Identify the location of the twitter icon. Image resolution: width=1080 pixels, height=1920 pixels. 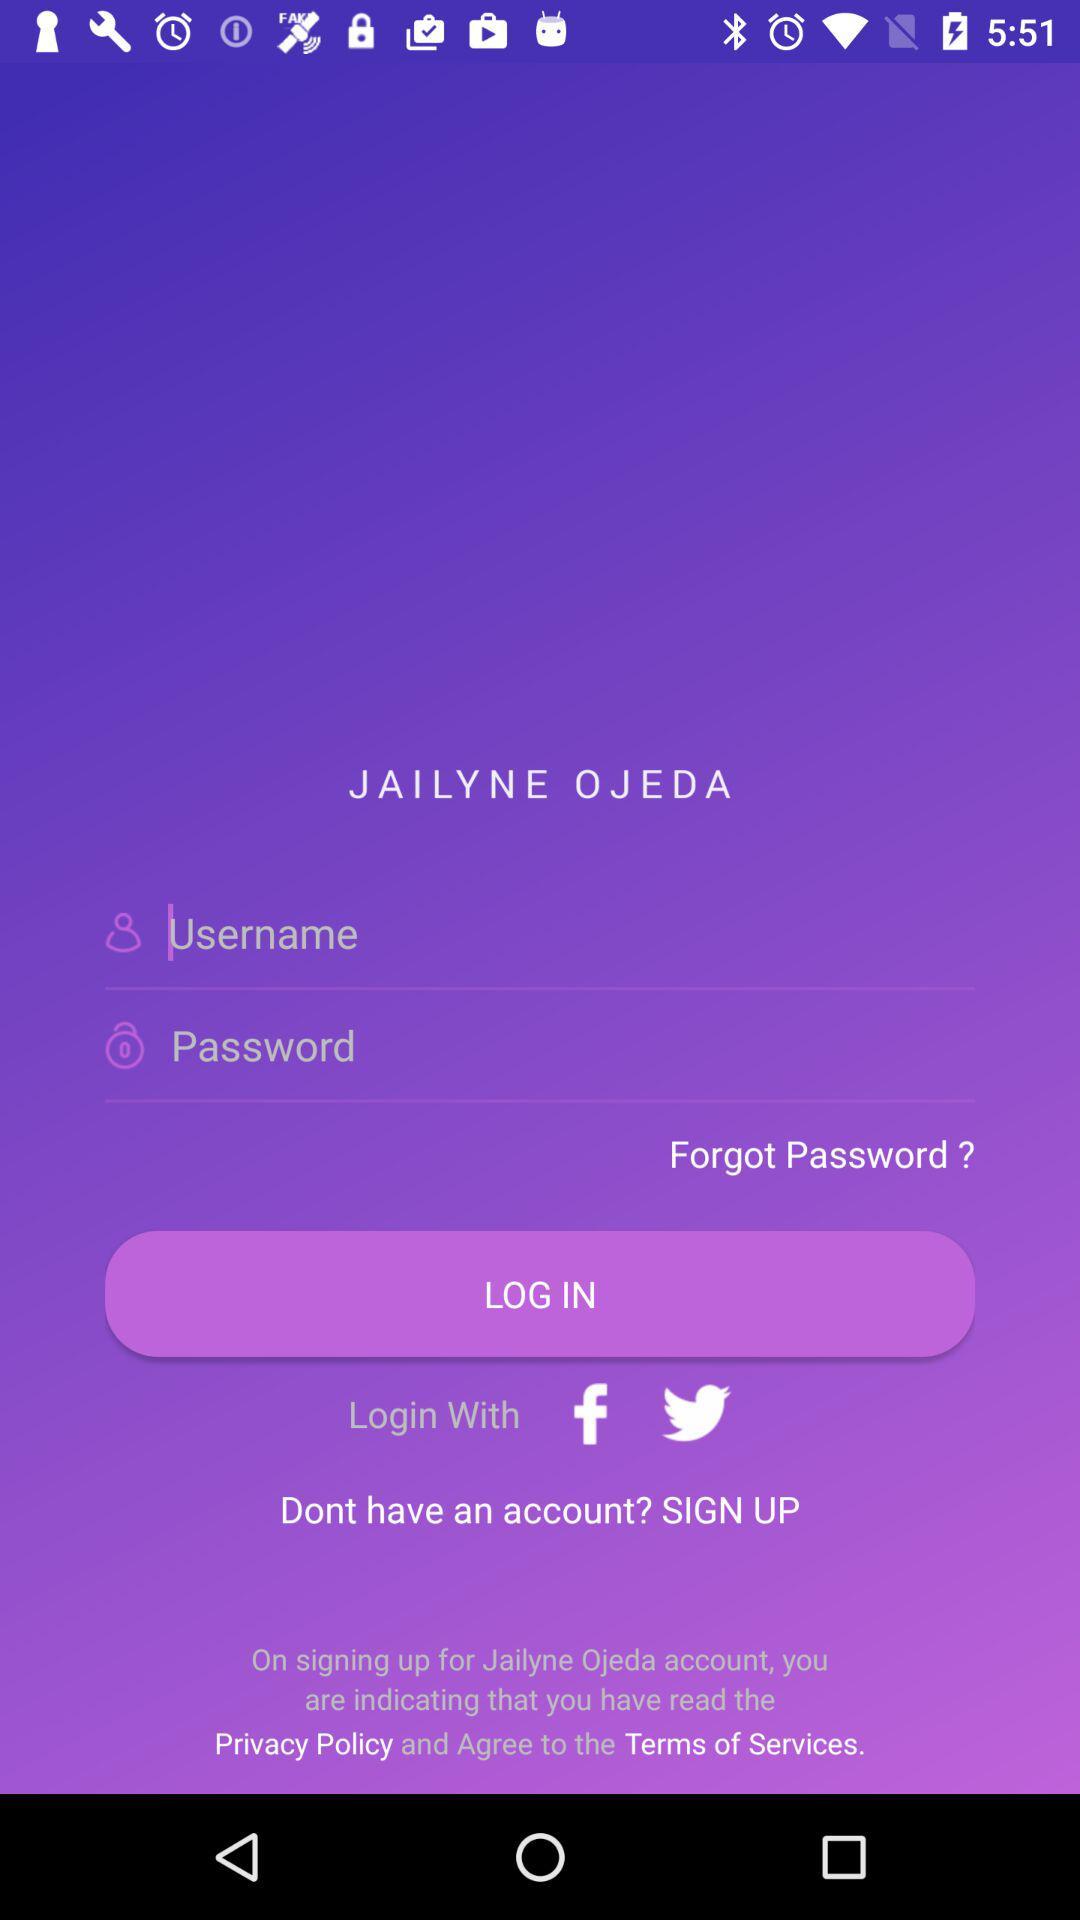
(695, 1412).